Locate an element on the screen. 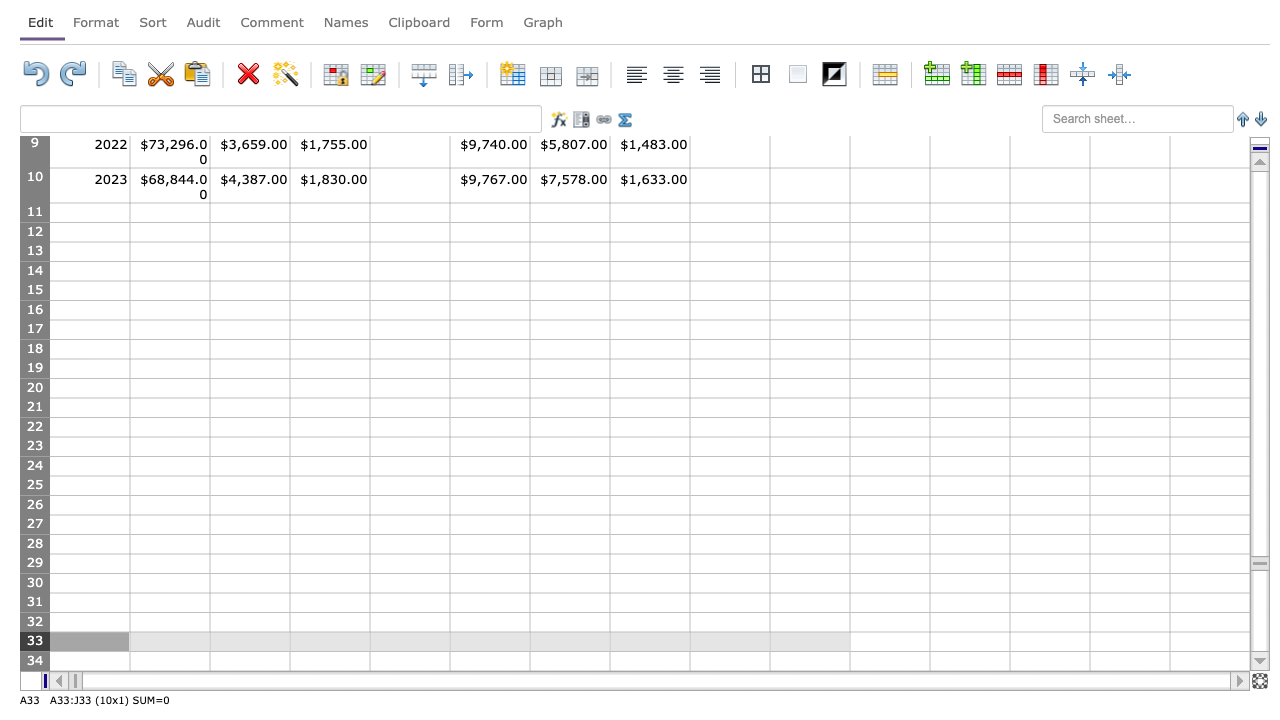  the resize handle of row 37 is located at coordinates (34, 729).